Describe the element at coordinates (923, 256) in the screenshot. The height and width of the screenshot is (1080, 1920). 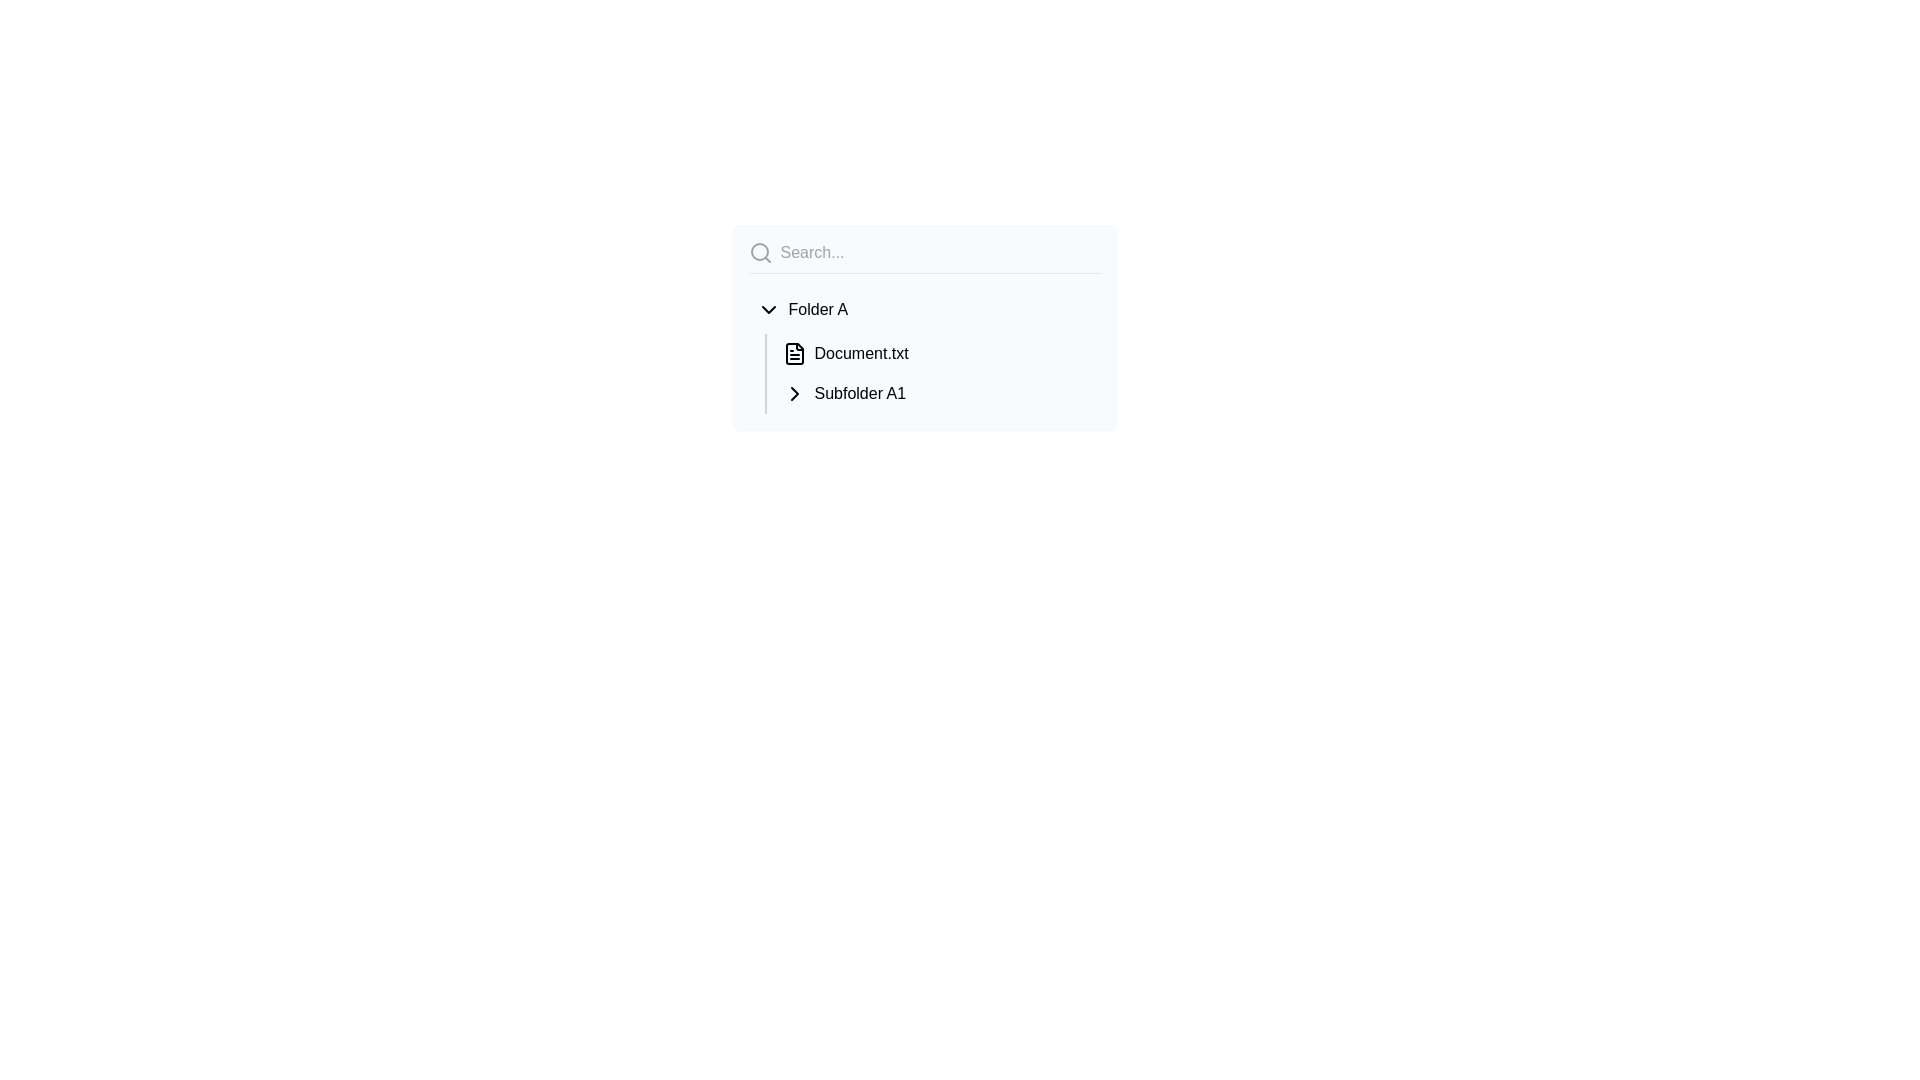
I see `the search bar input field at the top of the list area to focus and type in it` at that location.